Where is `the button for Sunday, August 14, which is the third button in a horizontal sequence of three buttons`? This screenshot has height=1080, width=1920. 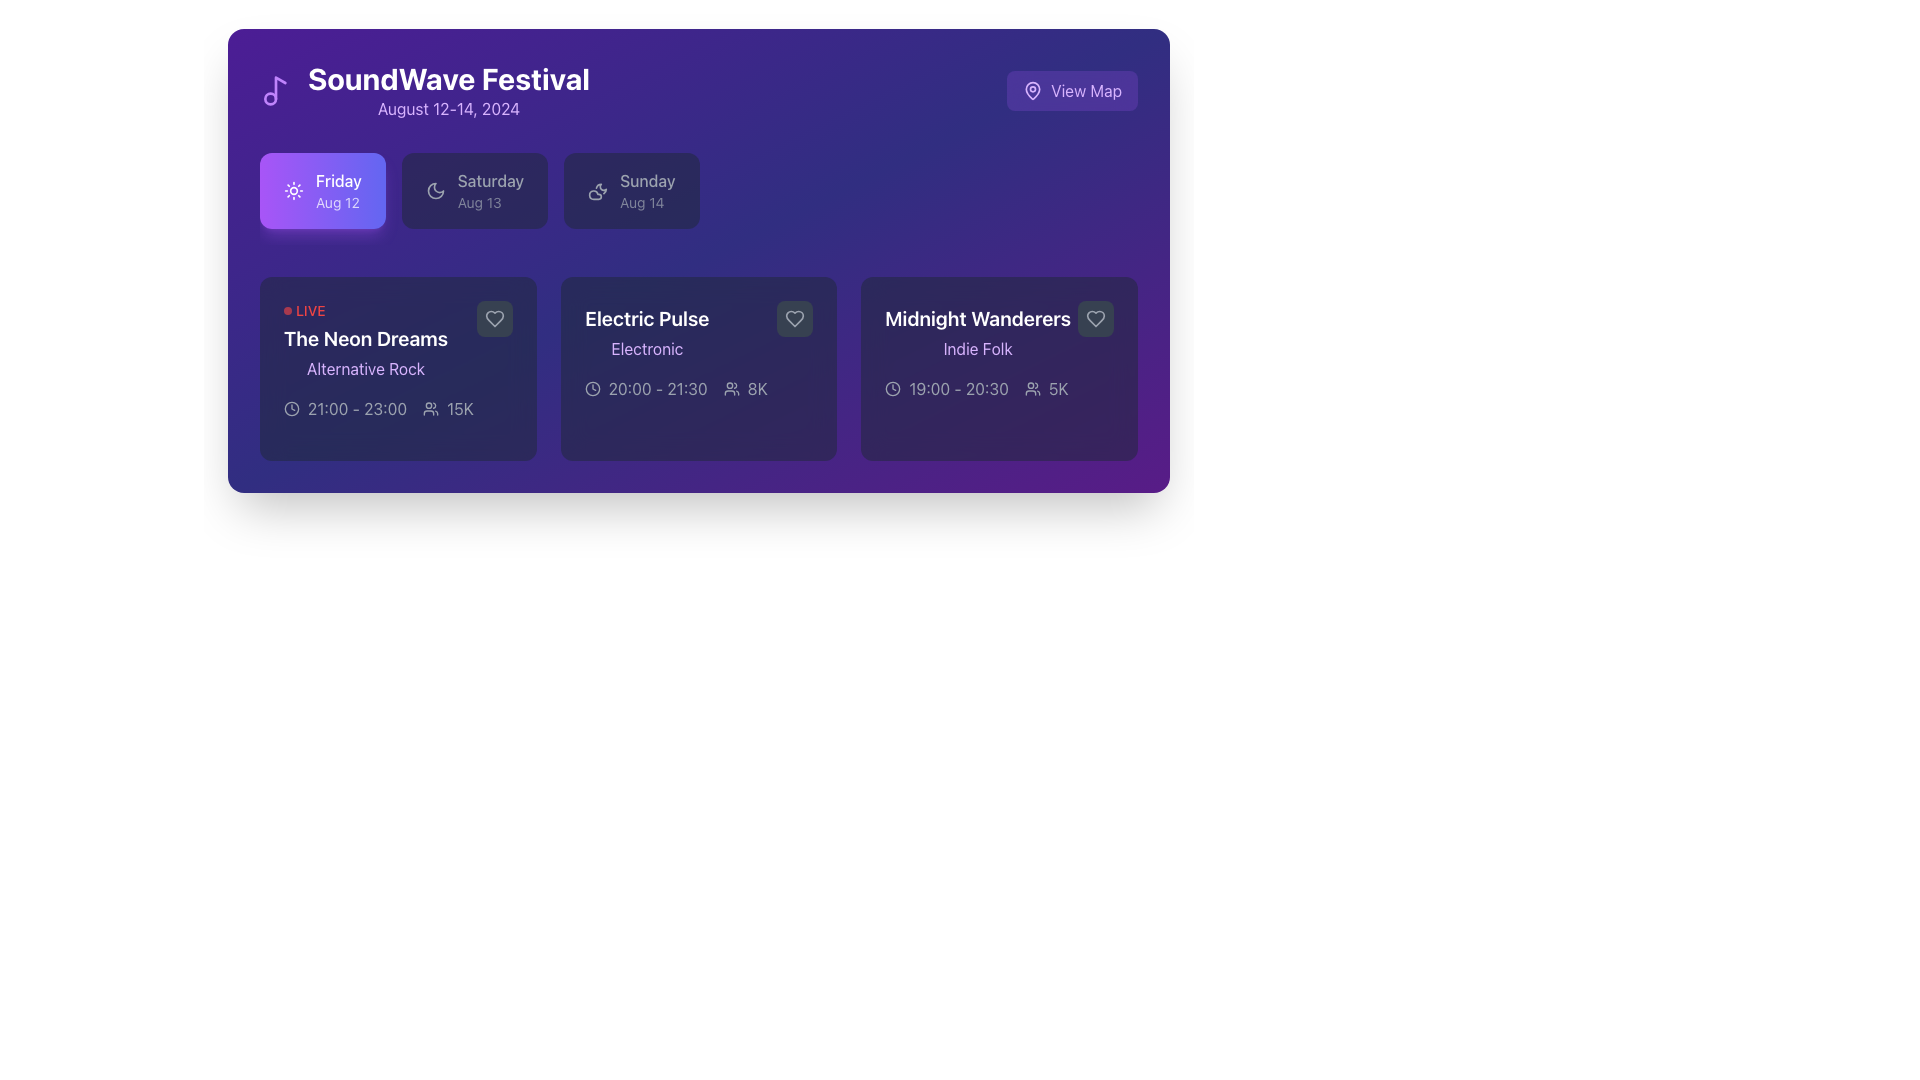
the button for Sunday, August 14, which is the third button in a horizontal sequence of three buttons is located at coordinates (630, 191).